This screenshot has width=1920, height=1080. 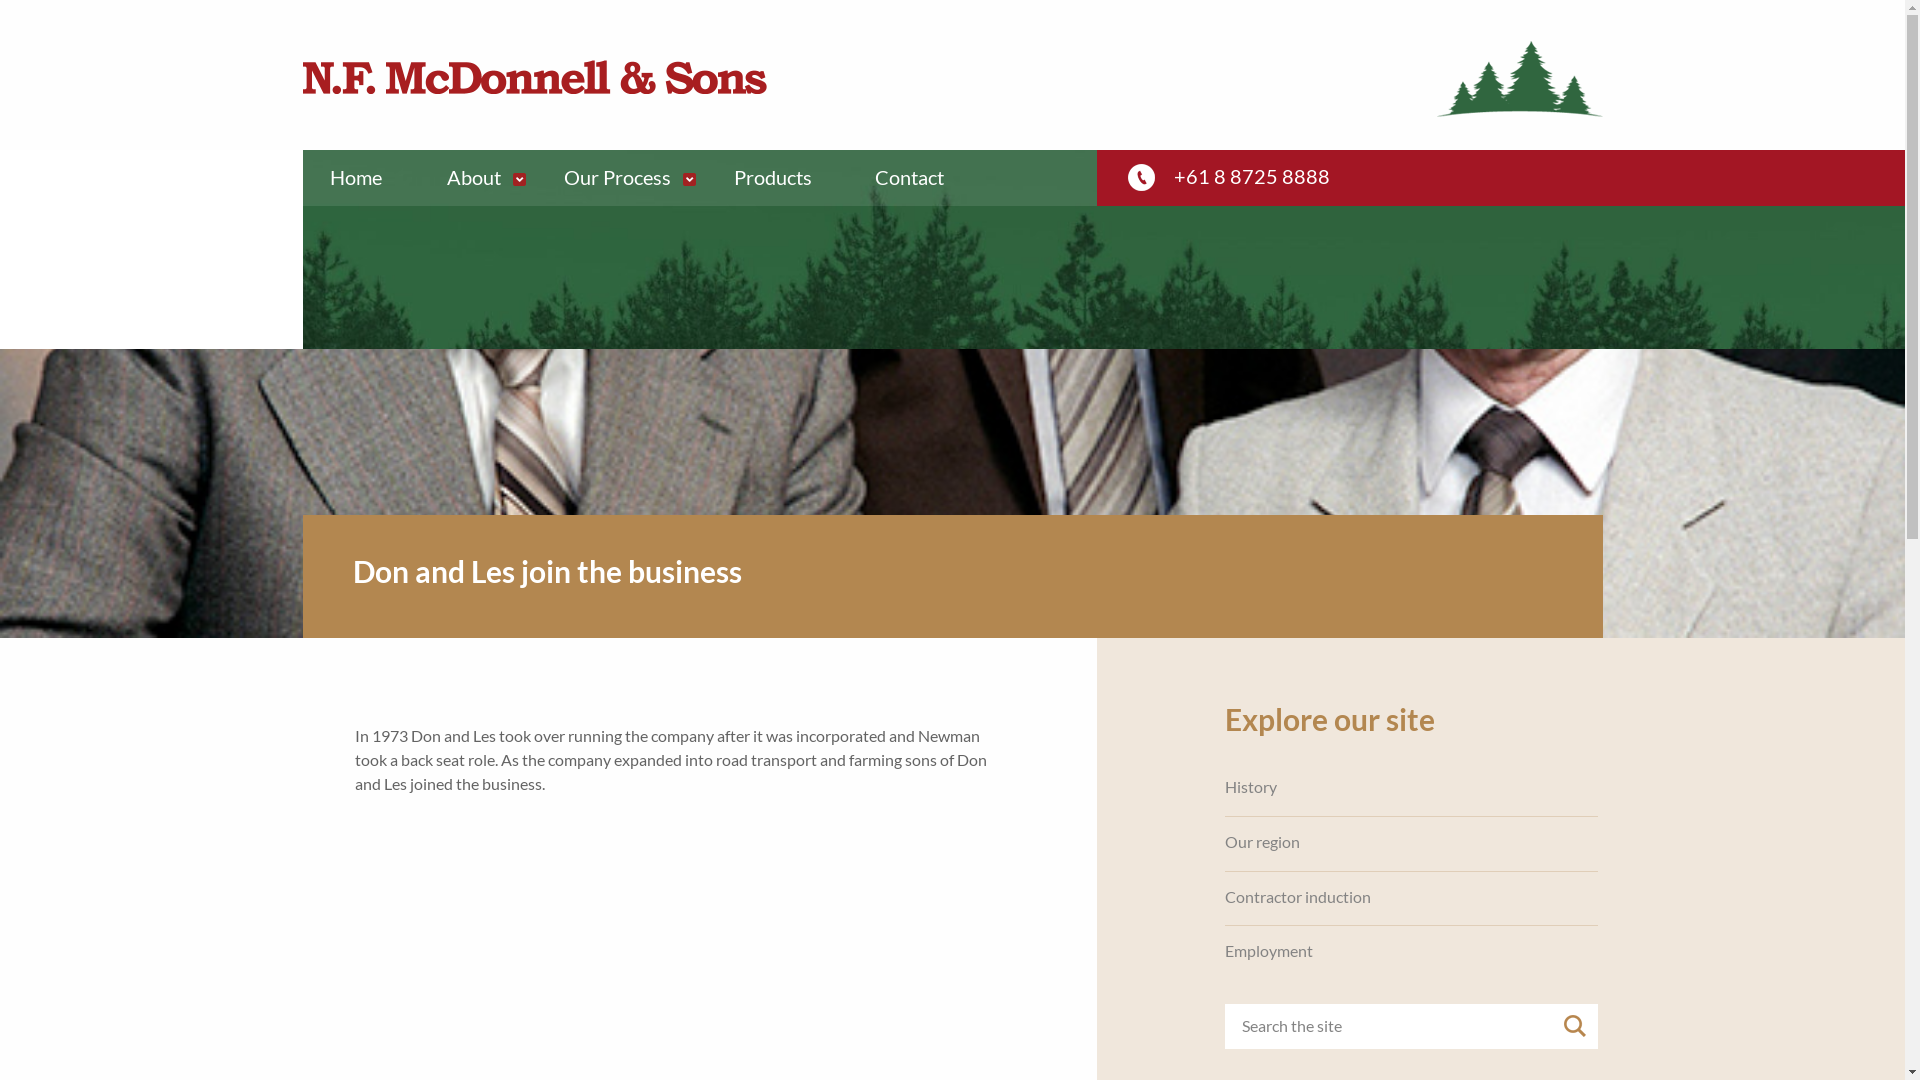 I want to click on 'N.F. McDonnell & Sons', so click(x=533, y=76).